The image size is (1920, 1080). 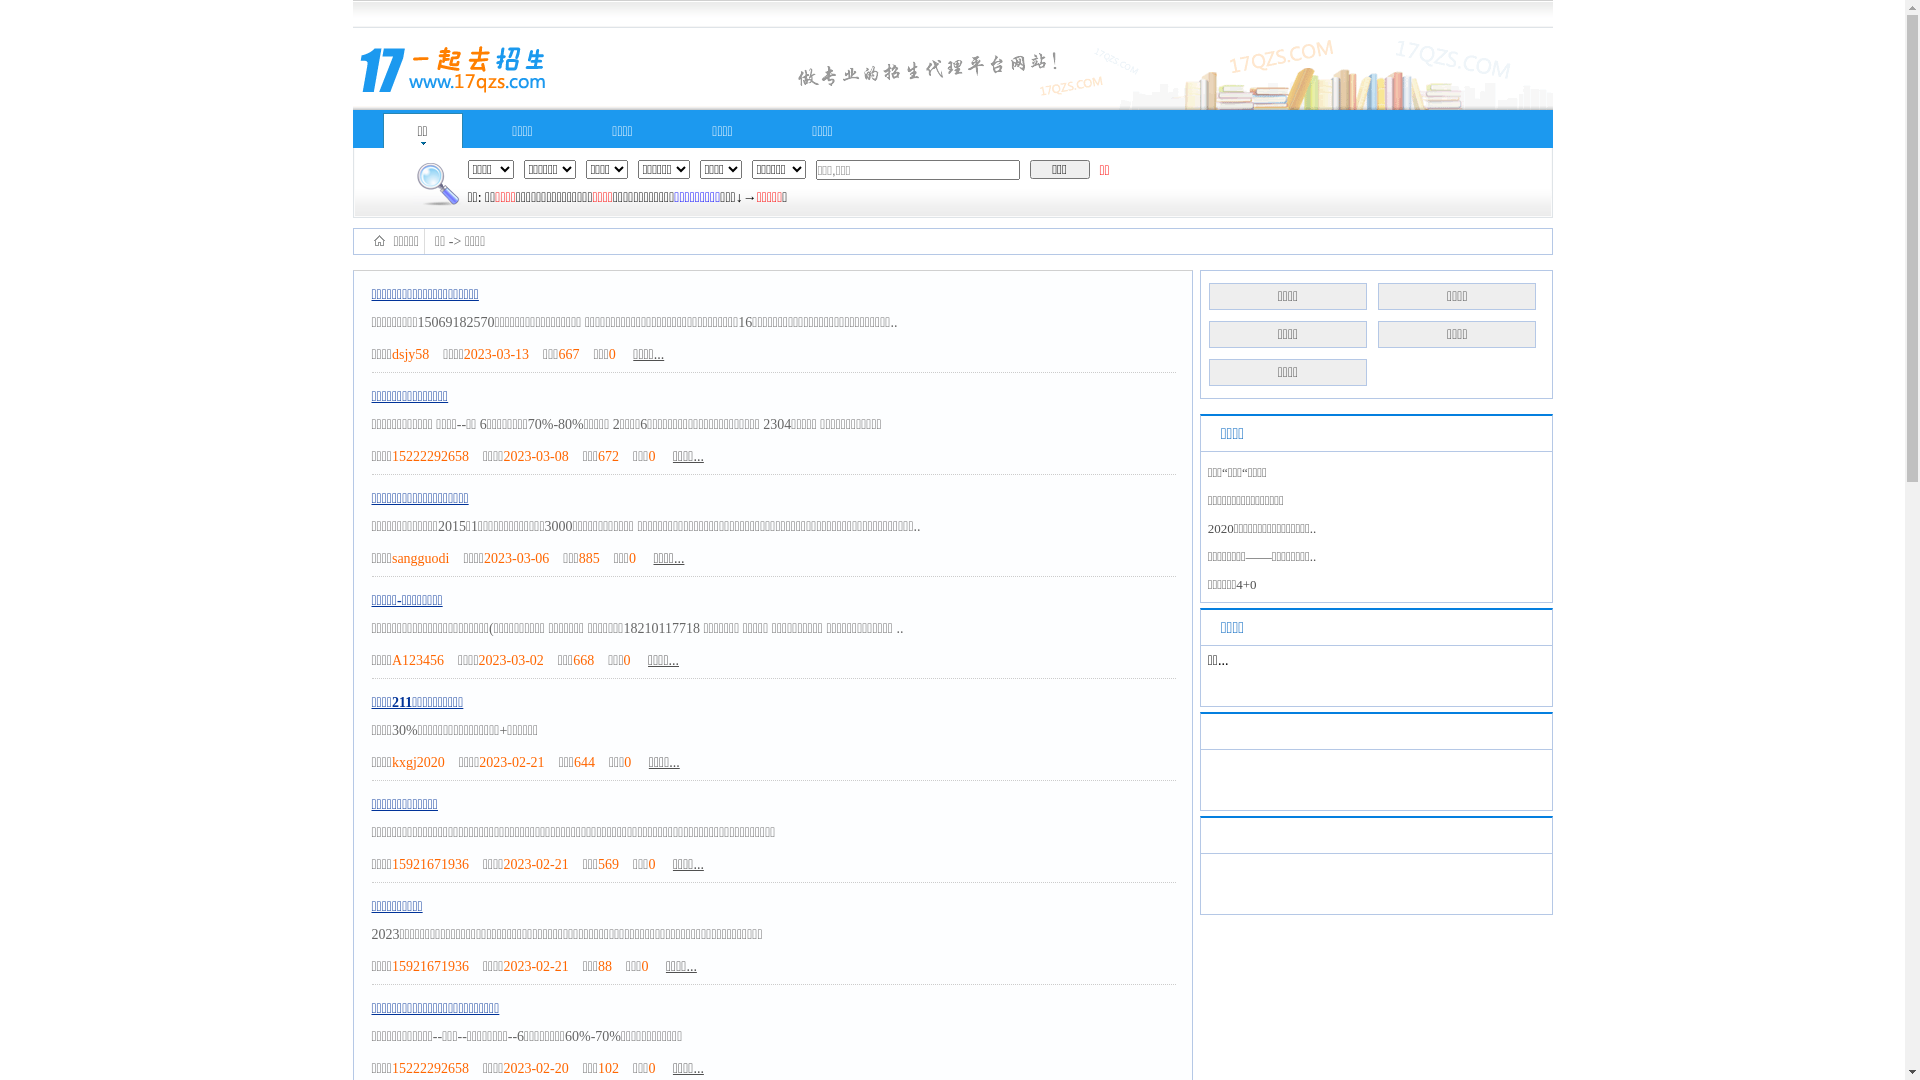 I want to click on '672', so click(x=607, y=456).